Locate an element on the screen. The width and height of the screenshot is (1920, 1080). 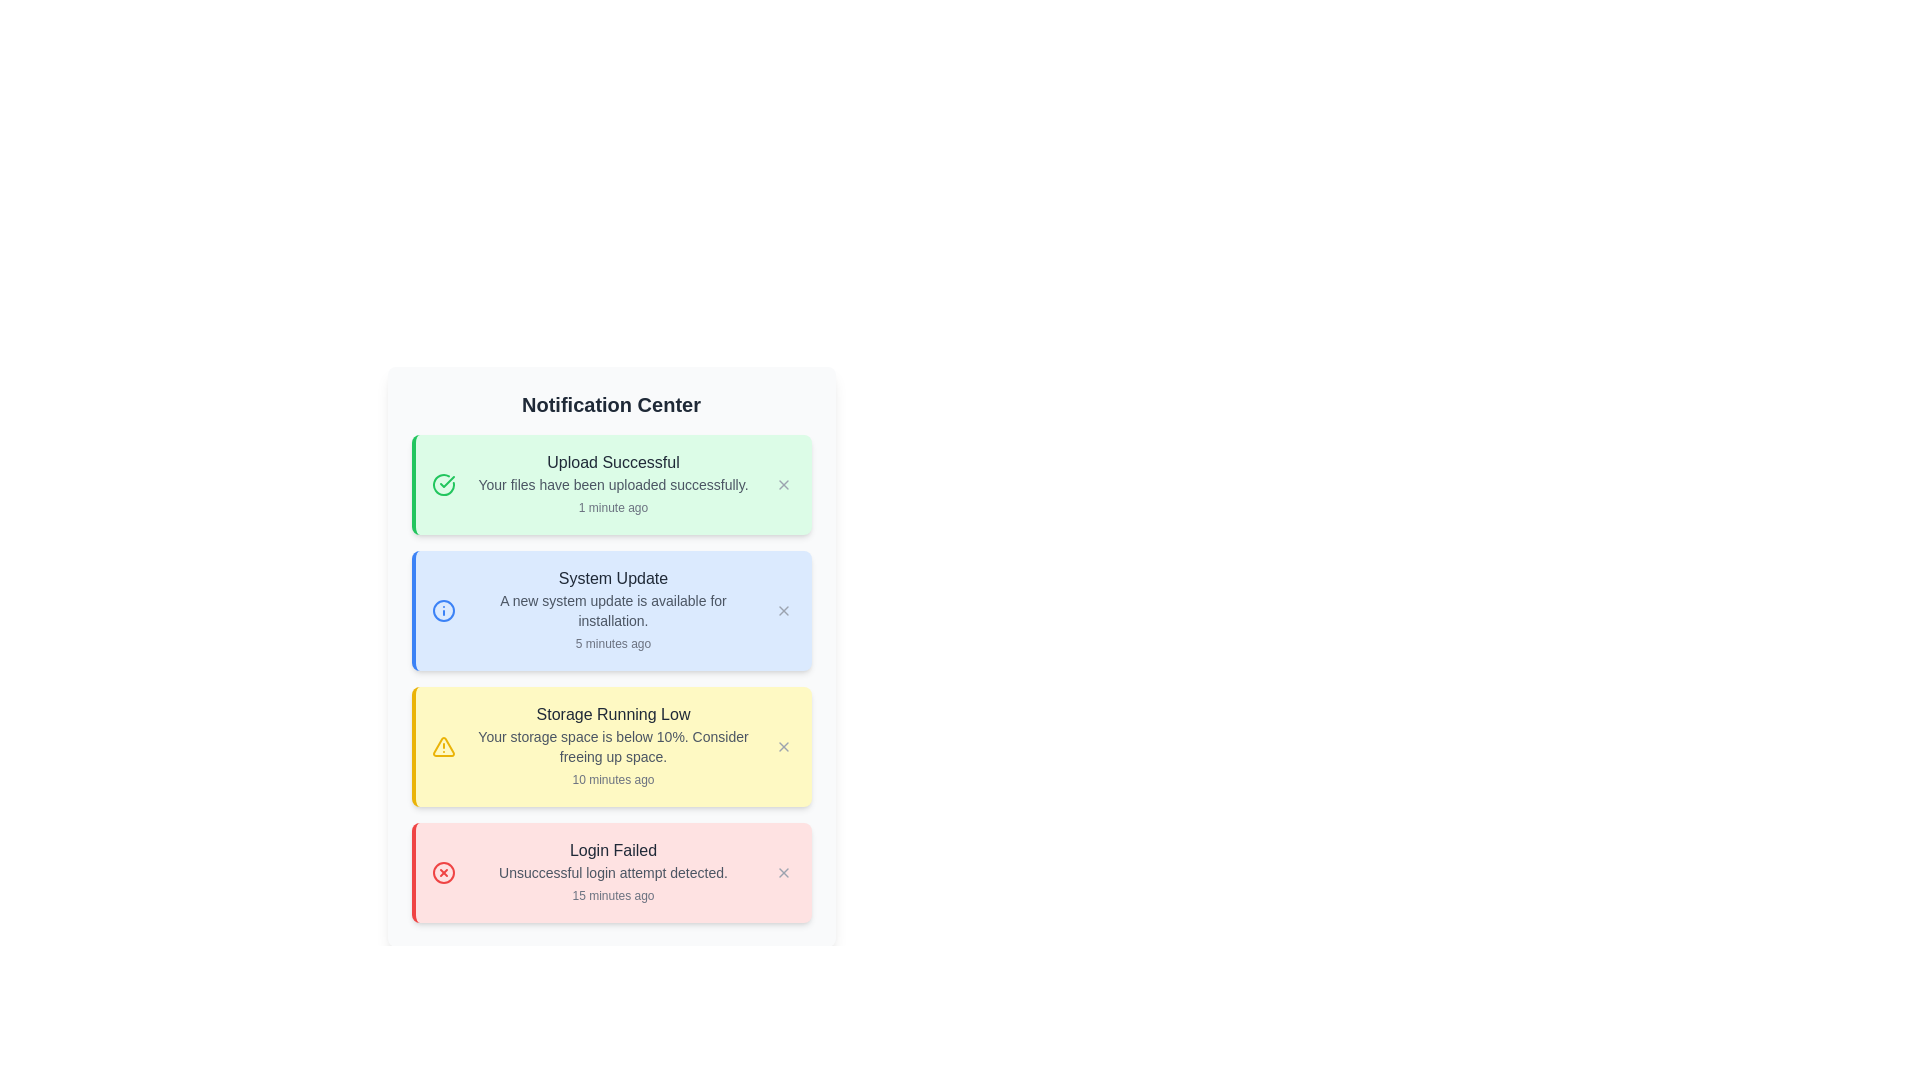
the Text Label indicating the subject of the 'Login Failed' notification card located in the Notification Center, which is positioned above the text 'Unsuccessful login attempt detected.' is located at coordinates (612, 851).